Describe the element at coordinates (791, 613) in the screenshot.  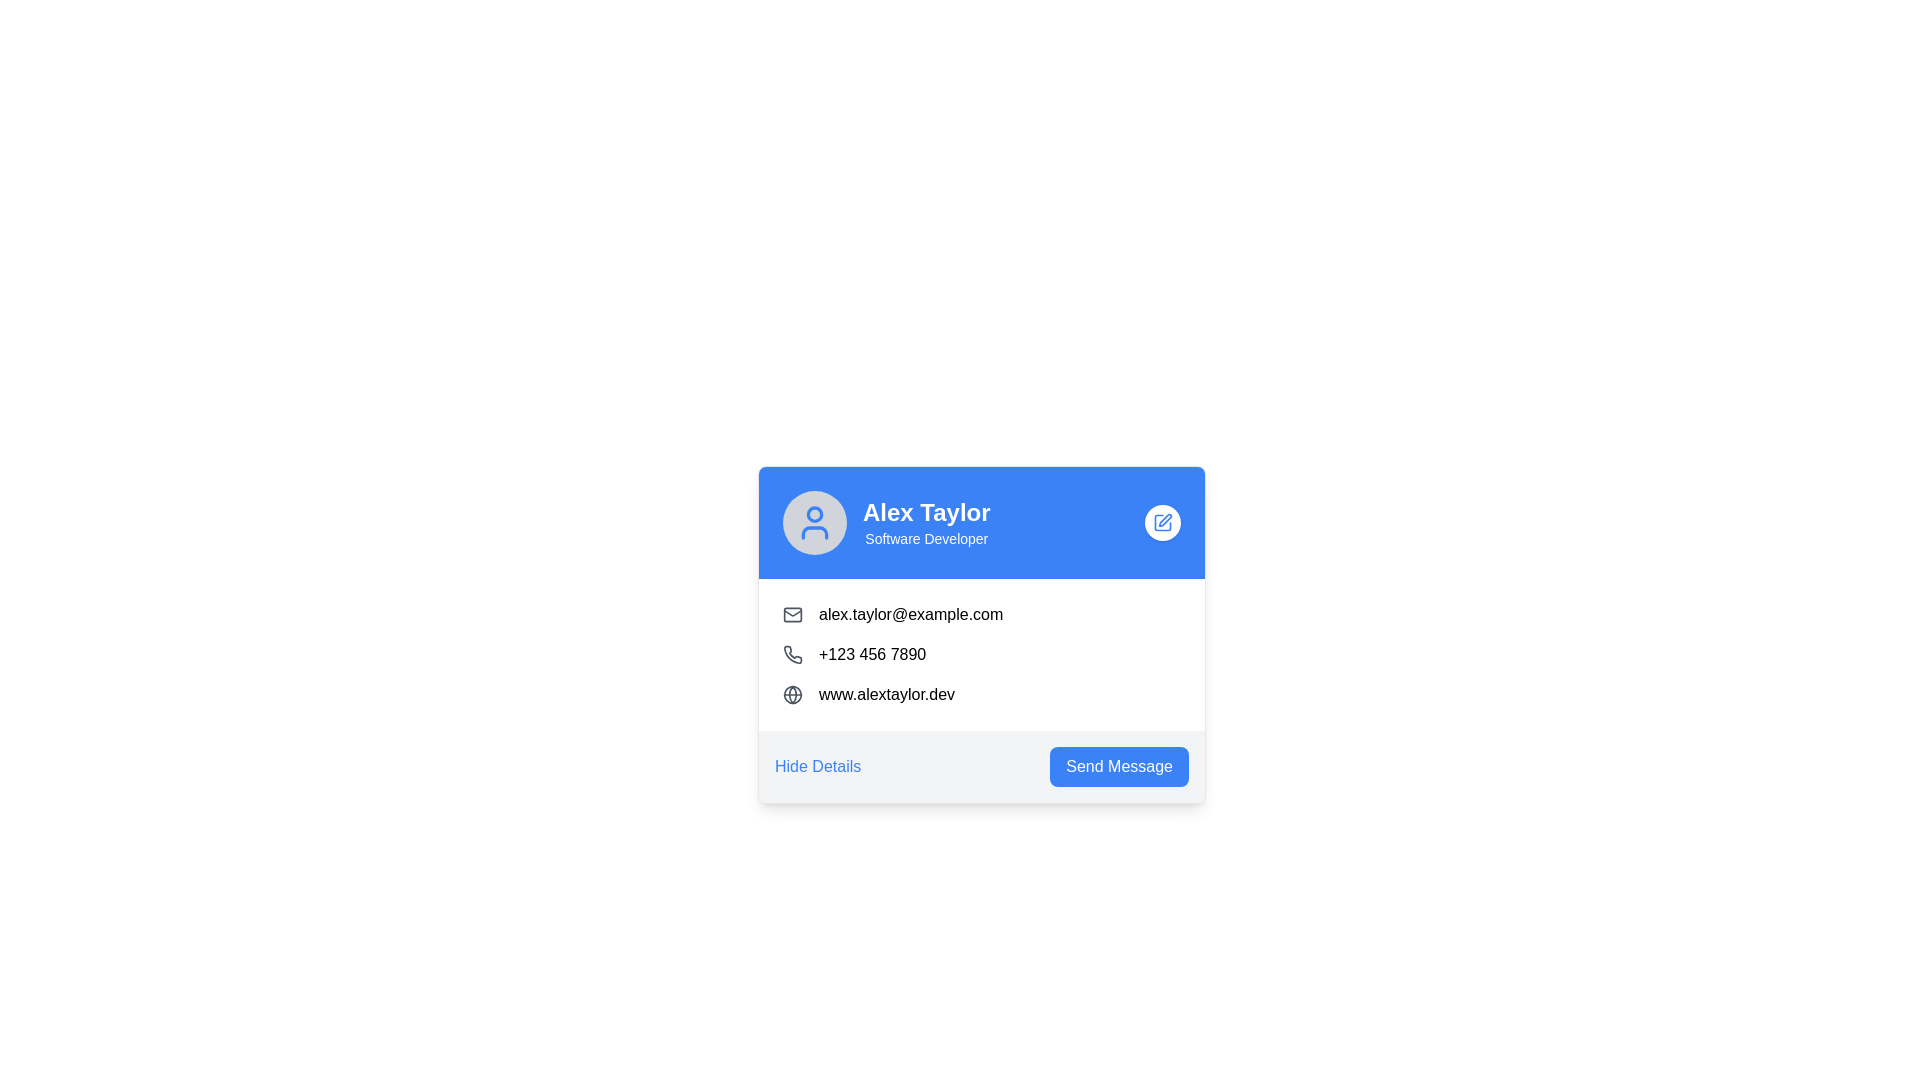
I see `the envelope icon representing email, located beside the email address 'alex.taylor@example.com' in the user information card` at that location.